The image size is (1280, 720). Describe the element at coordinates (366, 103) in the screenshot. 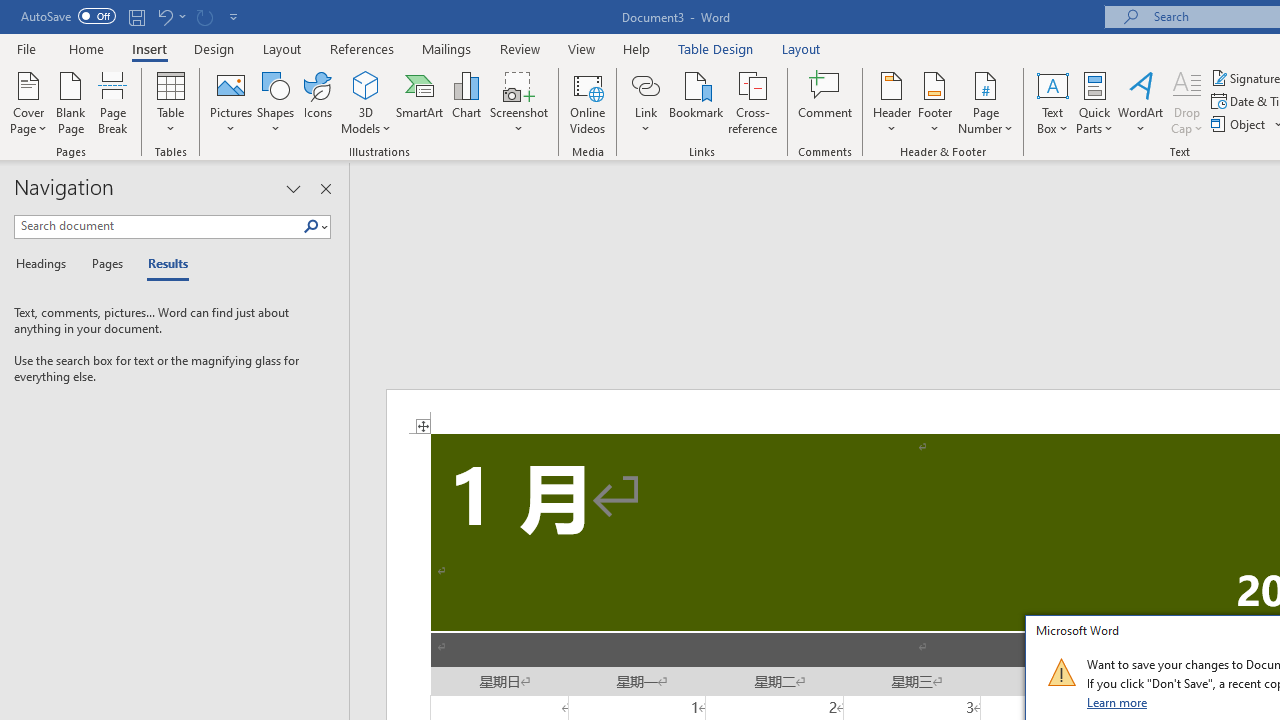

I see `'3D Models'` at that location.